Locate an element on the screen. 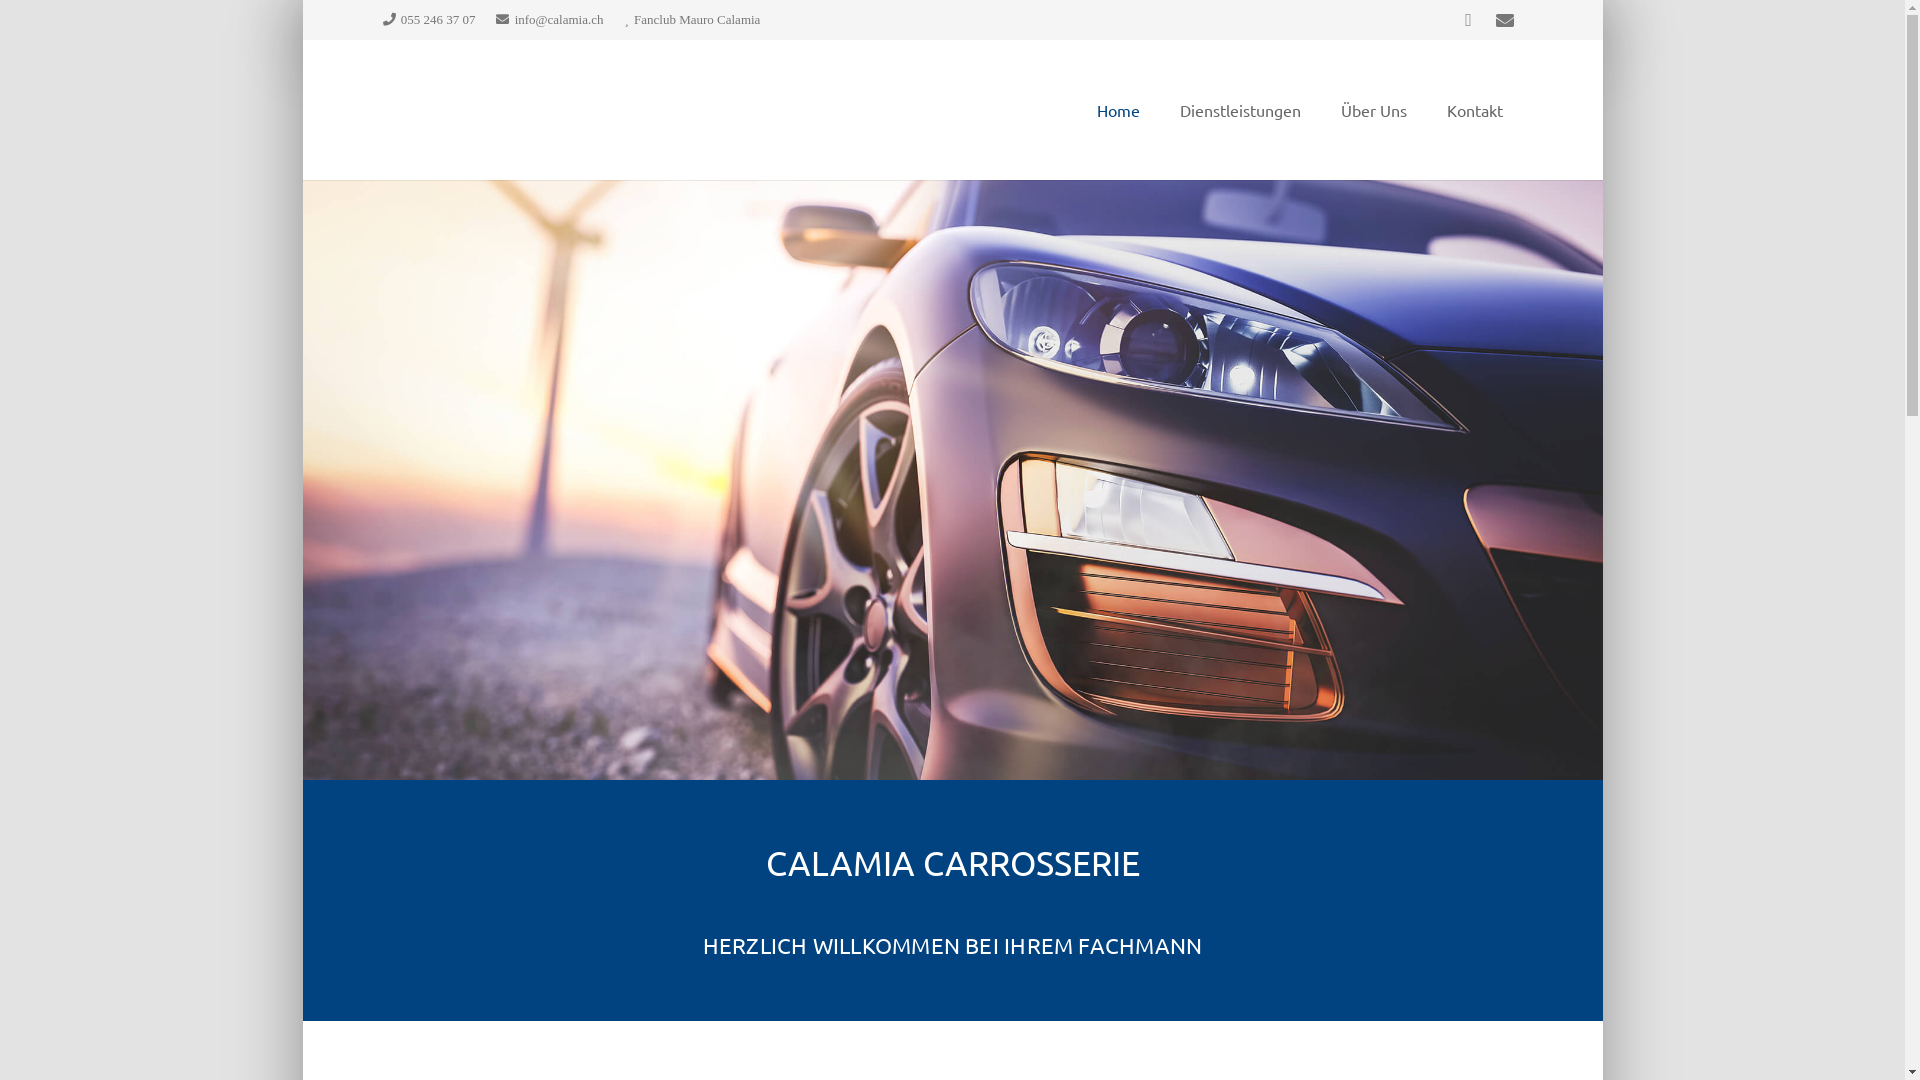 The width and height of the screenshot is (1920, 1080). 'Facebook' is located at coordinates (1468, 19).